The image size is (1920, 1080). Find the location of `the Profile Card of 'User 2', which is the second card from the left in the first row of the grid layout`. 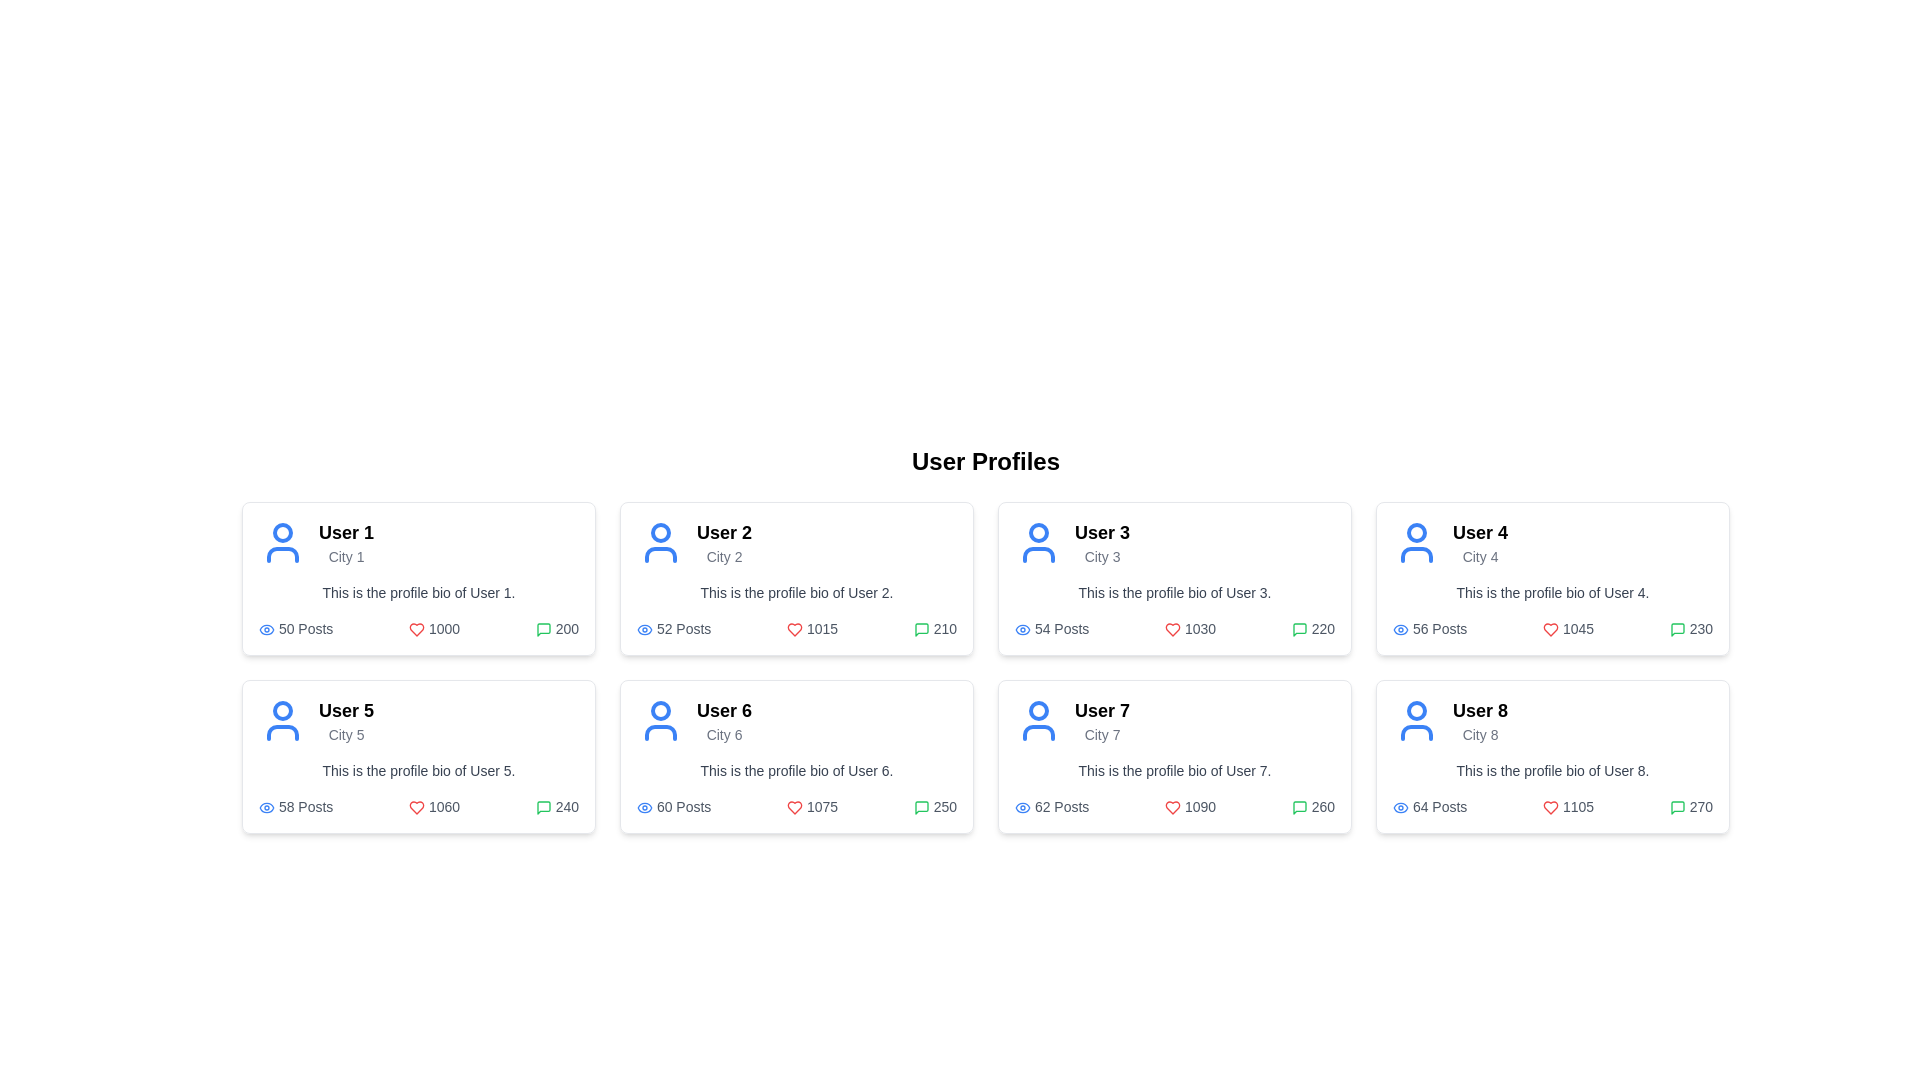

the Profile Card of 'User 2', which is the second card from the left in the first row of the grid layout is located at coordinates (795, 578).